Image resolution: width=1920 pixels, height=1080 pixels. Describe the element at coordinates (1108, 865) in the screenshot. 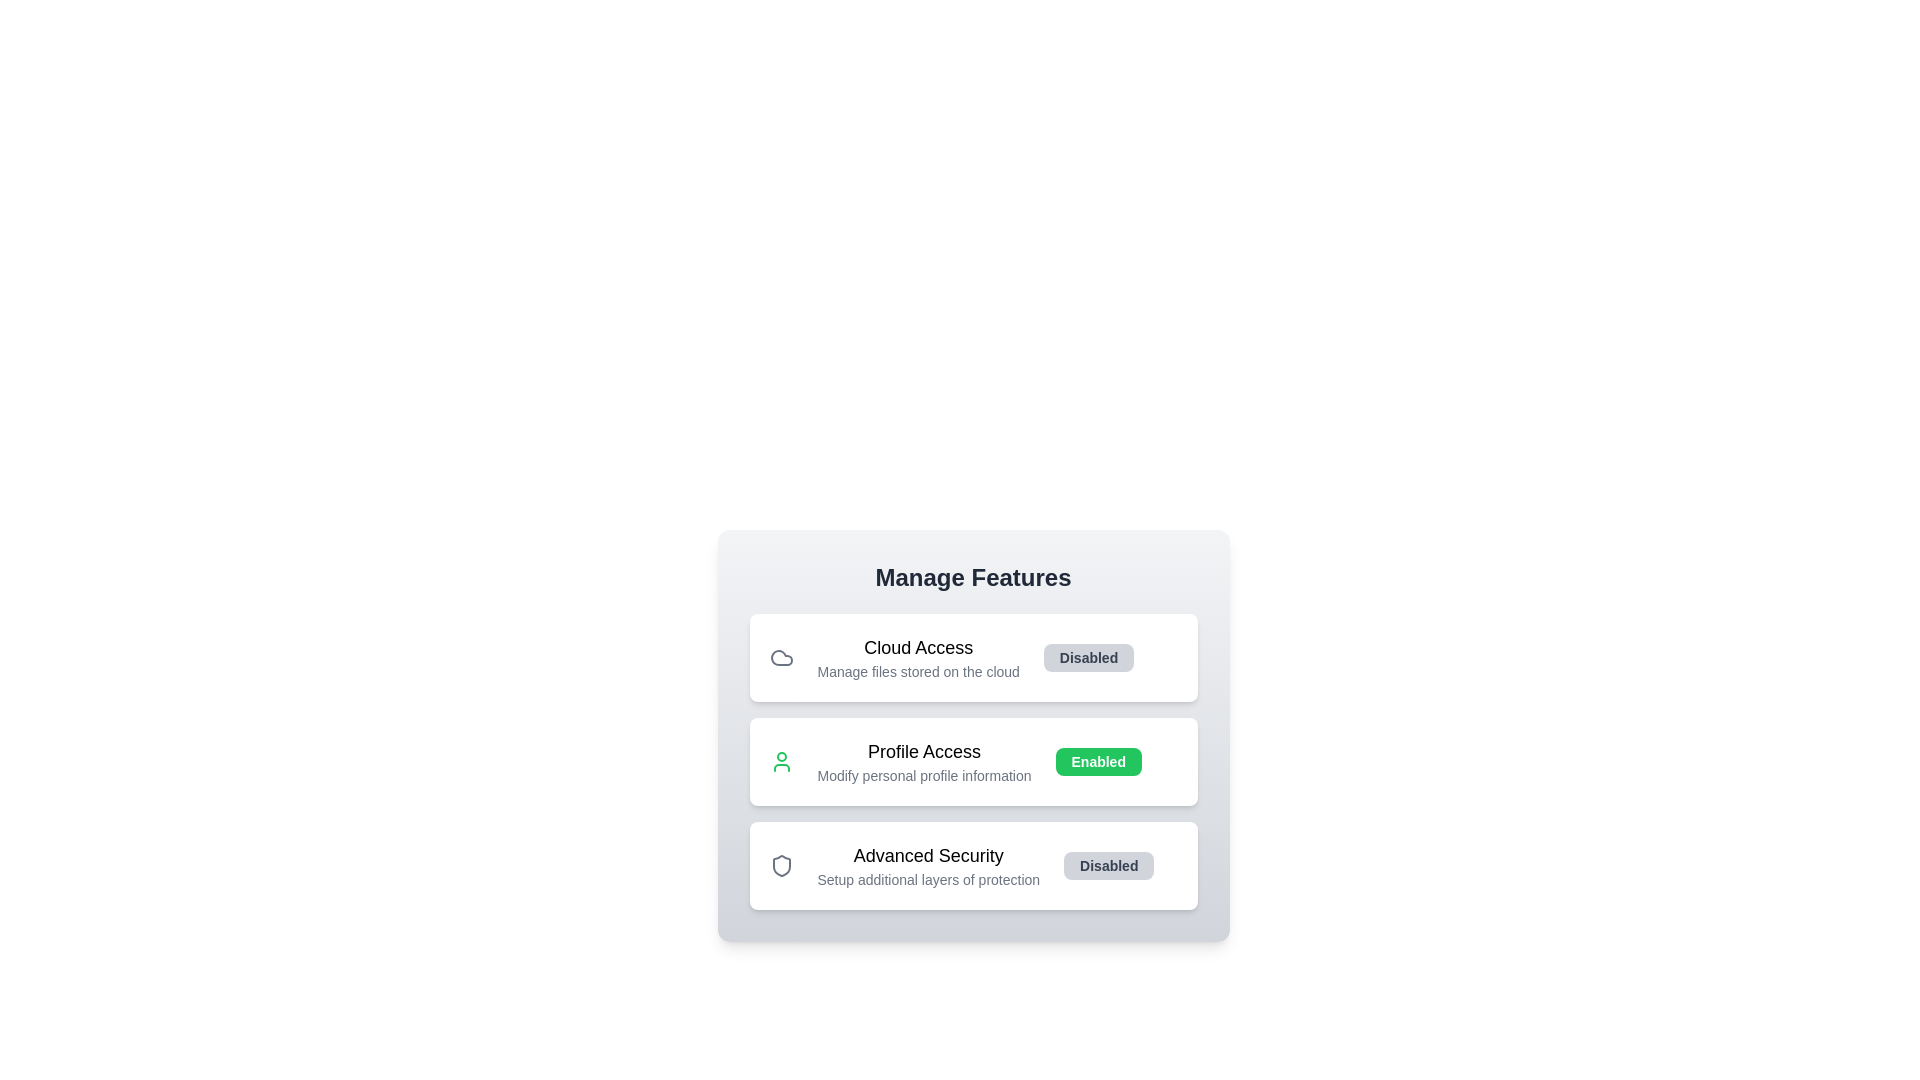

I see `toggle button for the feature identified by Advanced Security` at that location.